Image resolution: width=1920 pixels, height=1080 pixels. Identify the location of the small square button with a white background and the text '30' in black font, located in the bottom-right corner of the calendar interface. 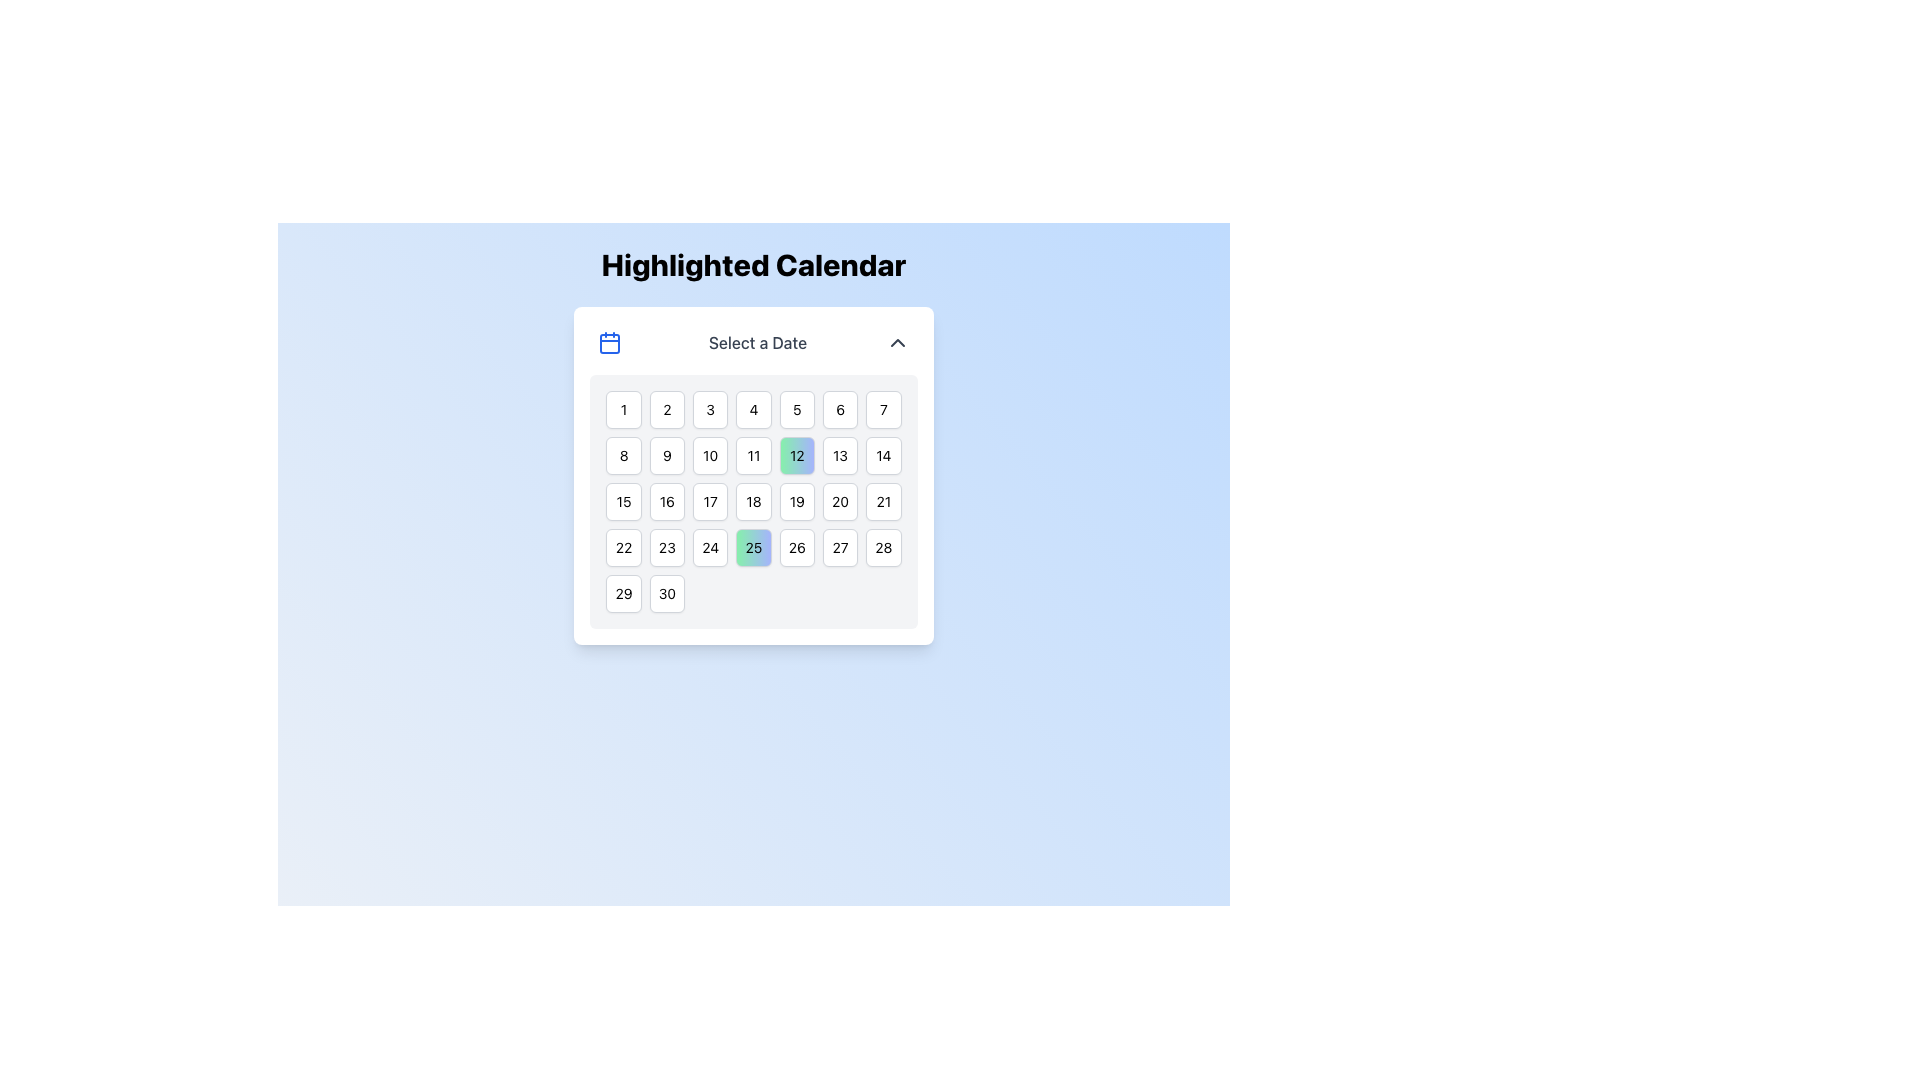
(667, 593).